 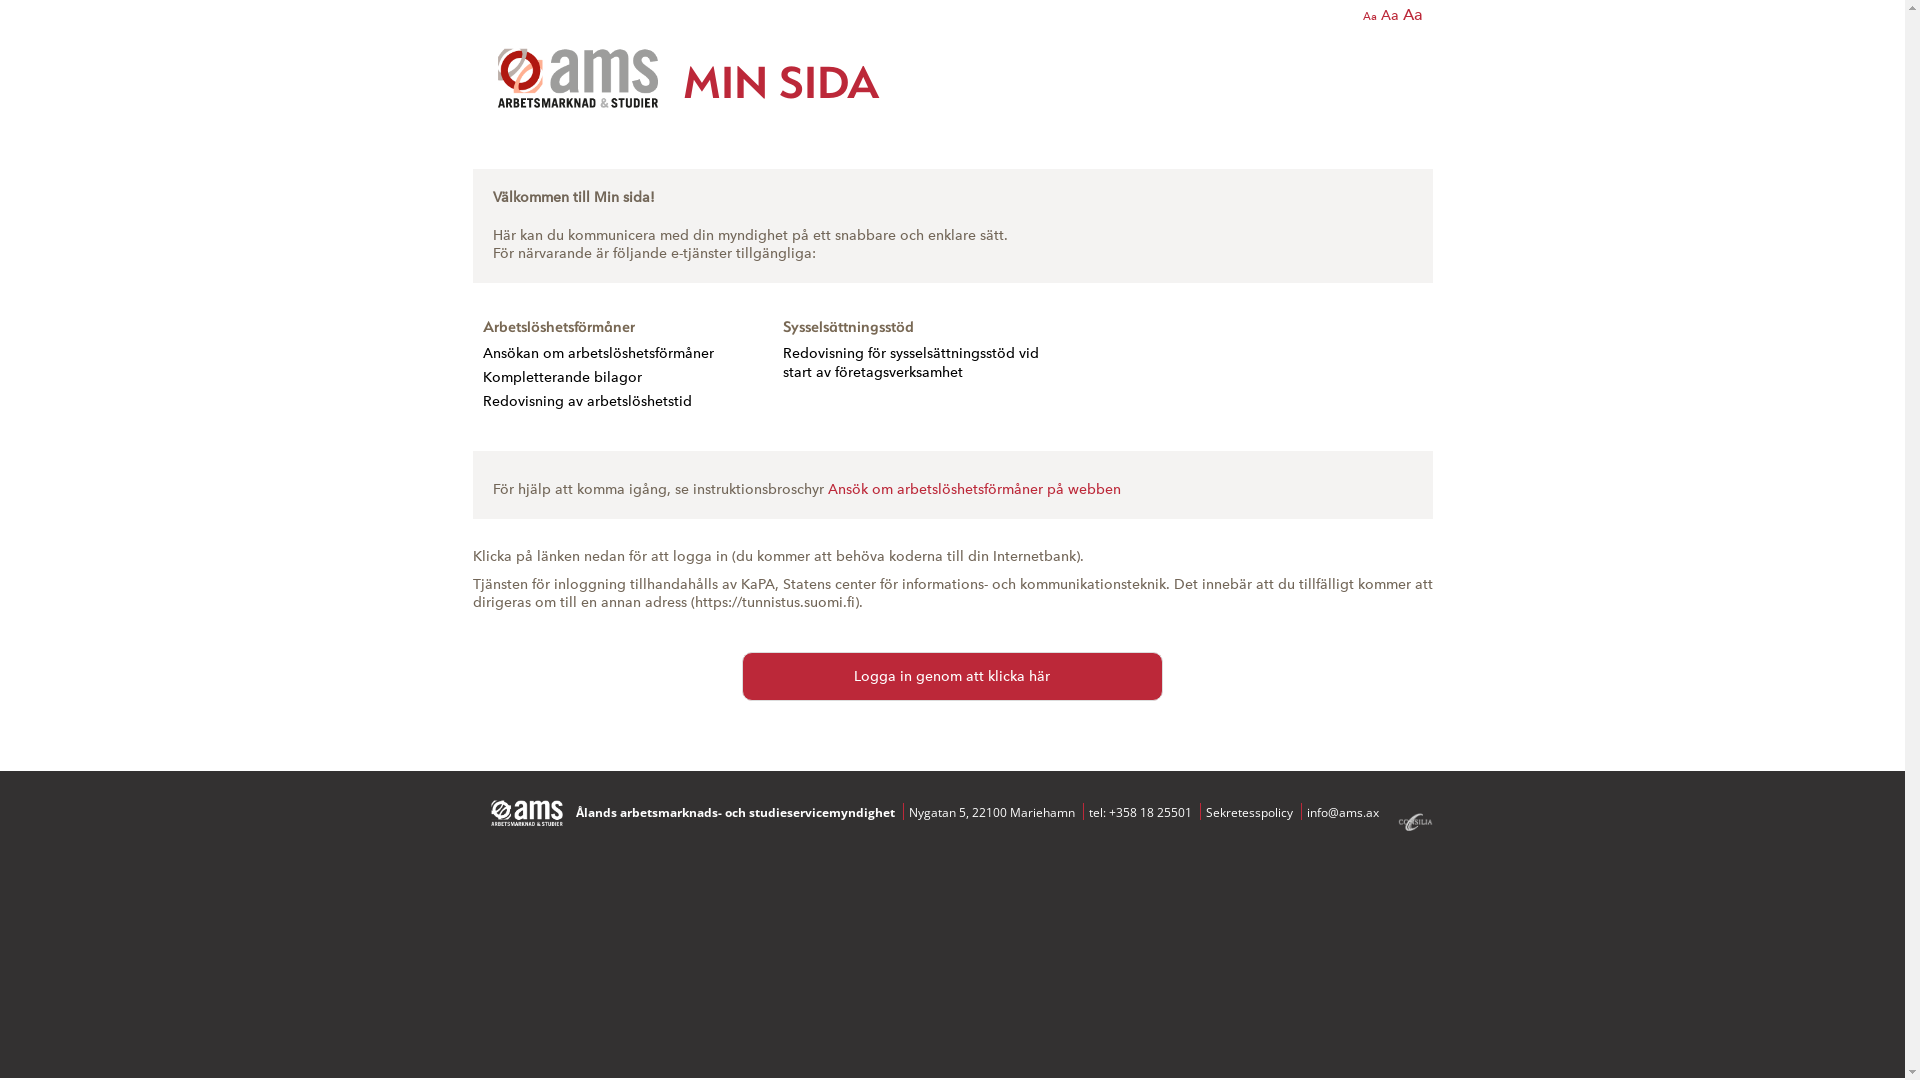 I want to click on 'Aa', so click(x=1410, y=14).